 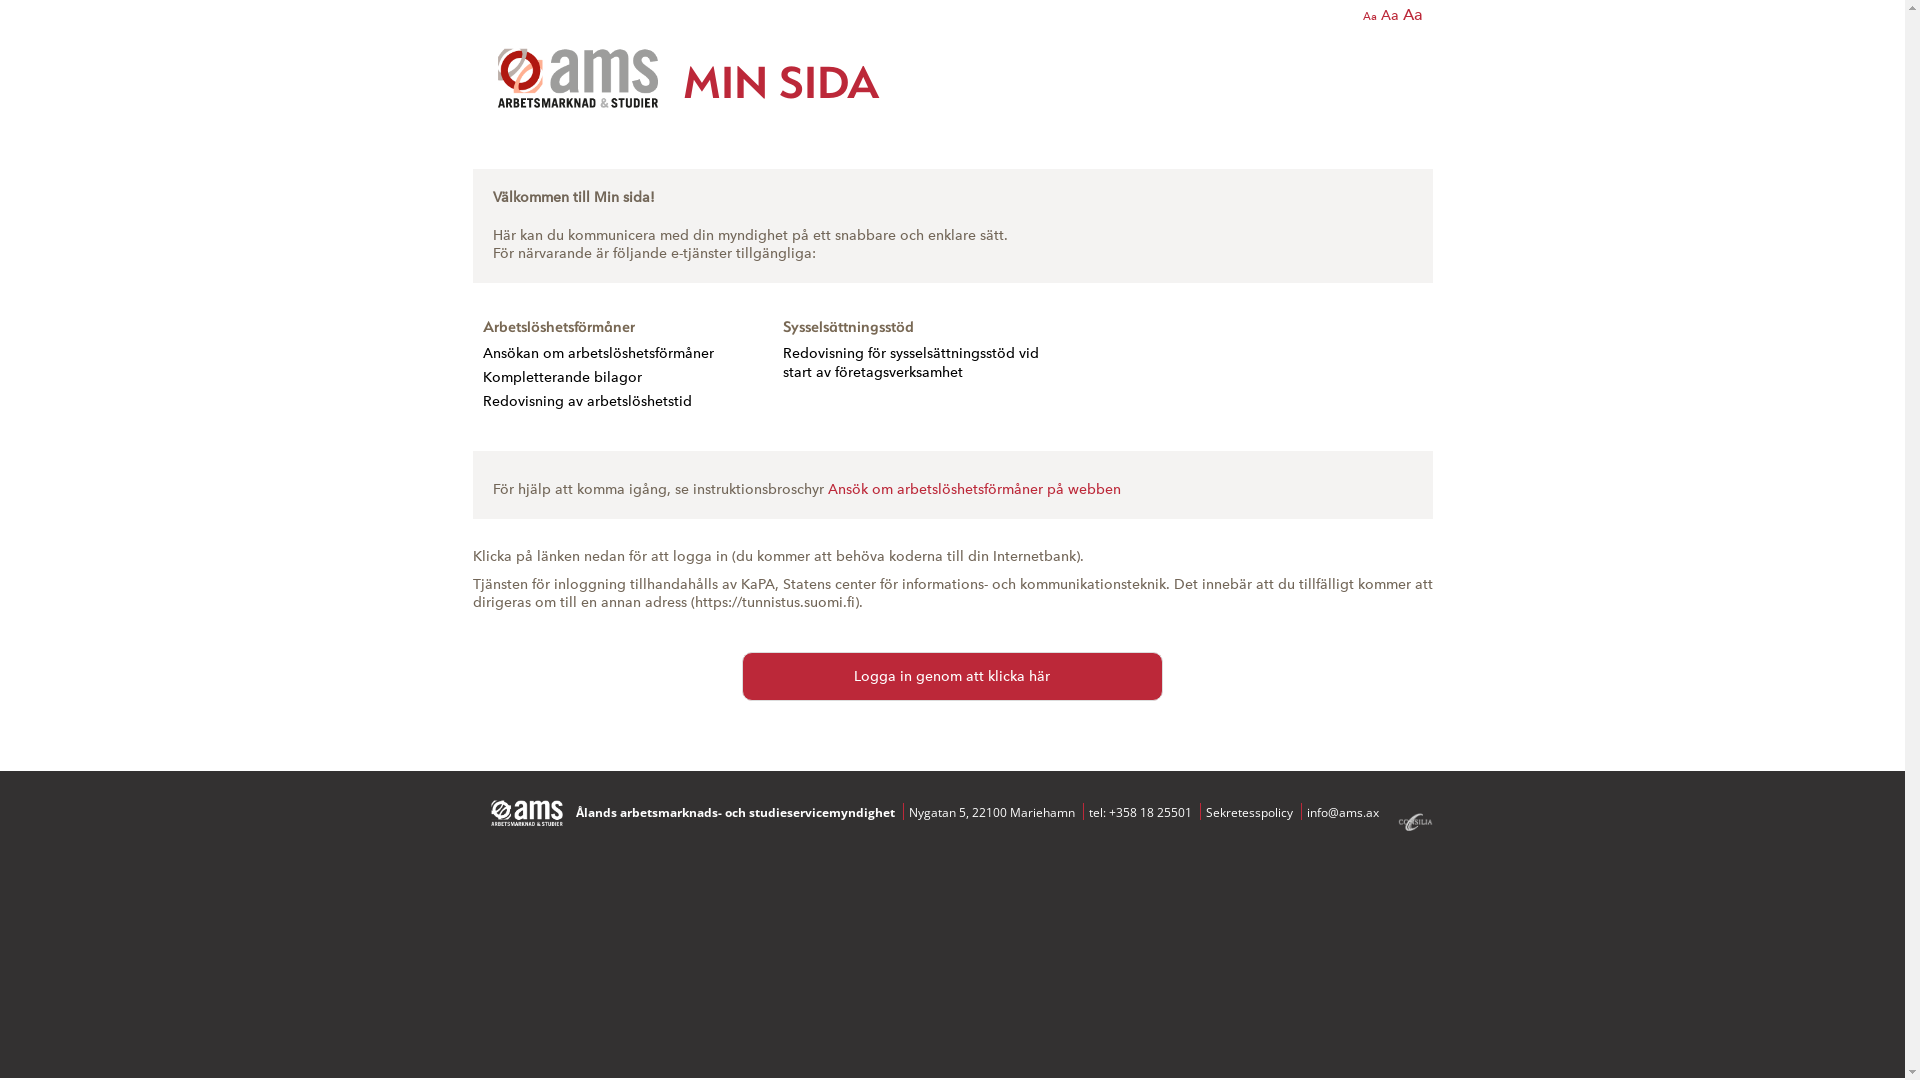 I want to click on 'Aa', so click(x=1410, y=14).